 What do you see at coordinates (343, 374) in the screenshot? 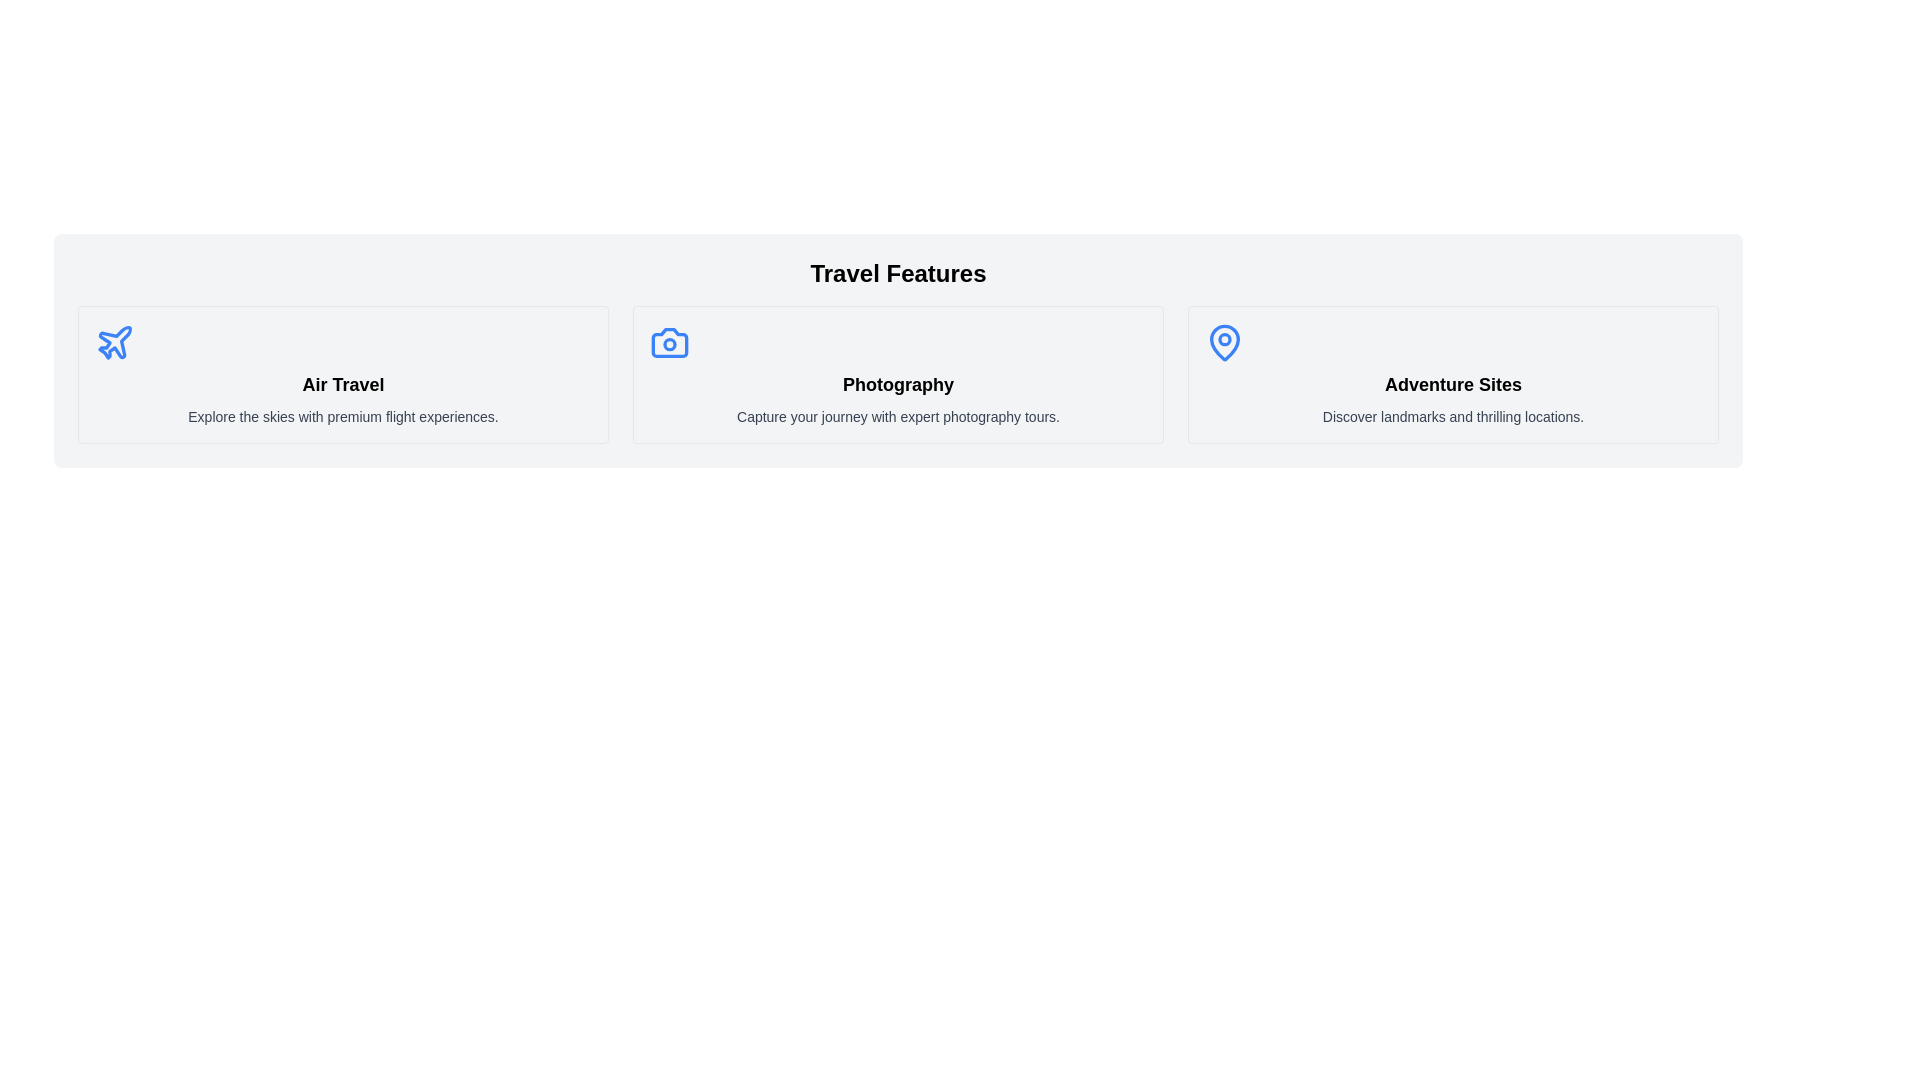
I see `the leftmost card in the 'Travel Features' section, which contains an airplane icon and the title 'Air Travel'` at bounding box center [343, 374].